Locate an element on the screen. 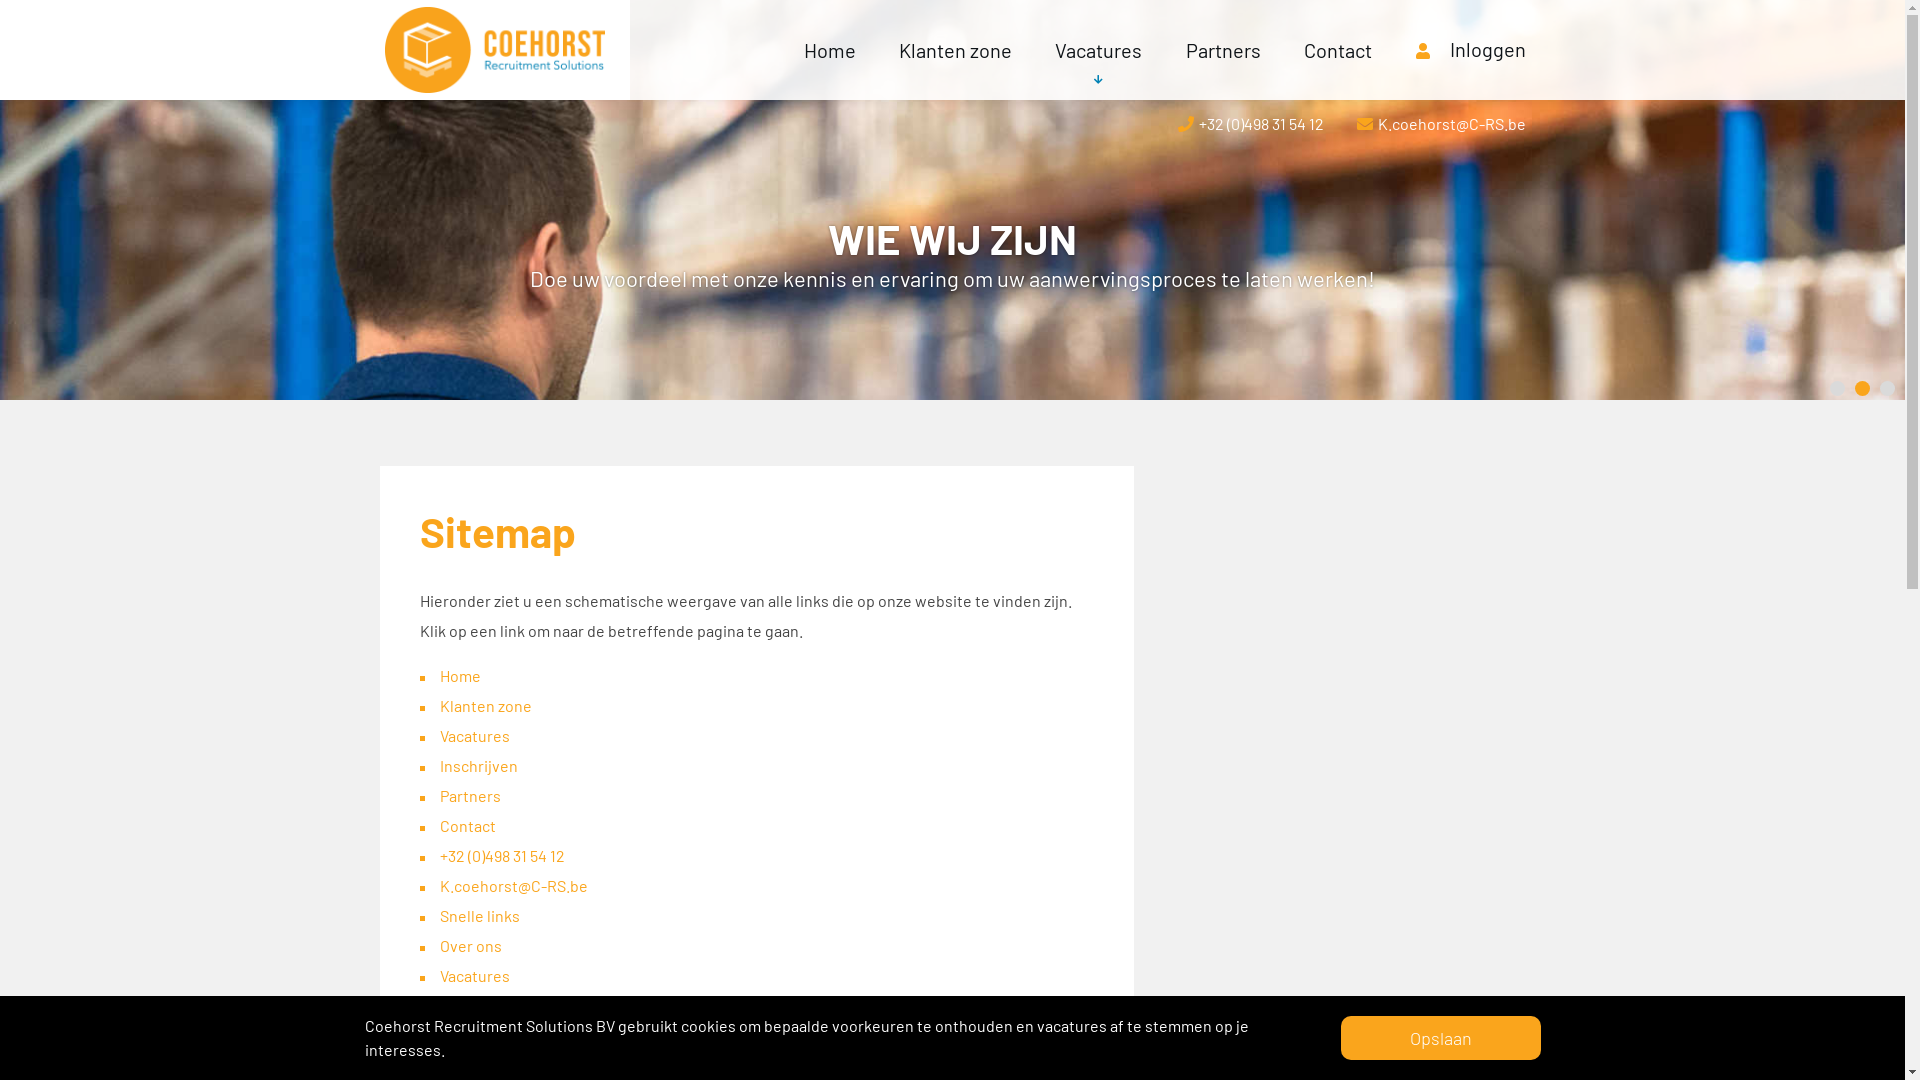 This screenshot has width=1920, height=1080. 'Inschrijven' is located at coordinates (478, 765).